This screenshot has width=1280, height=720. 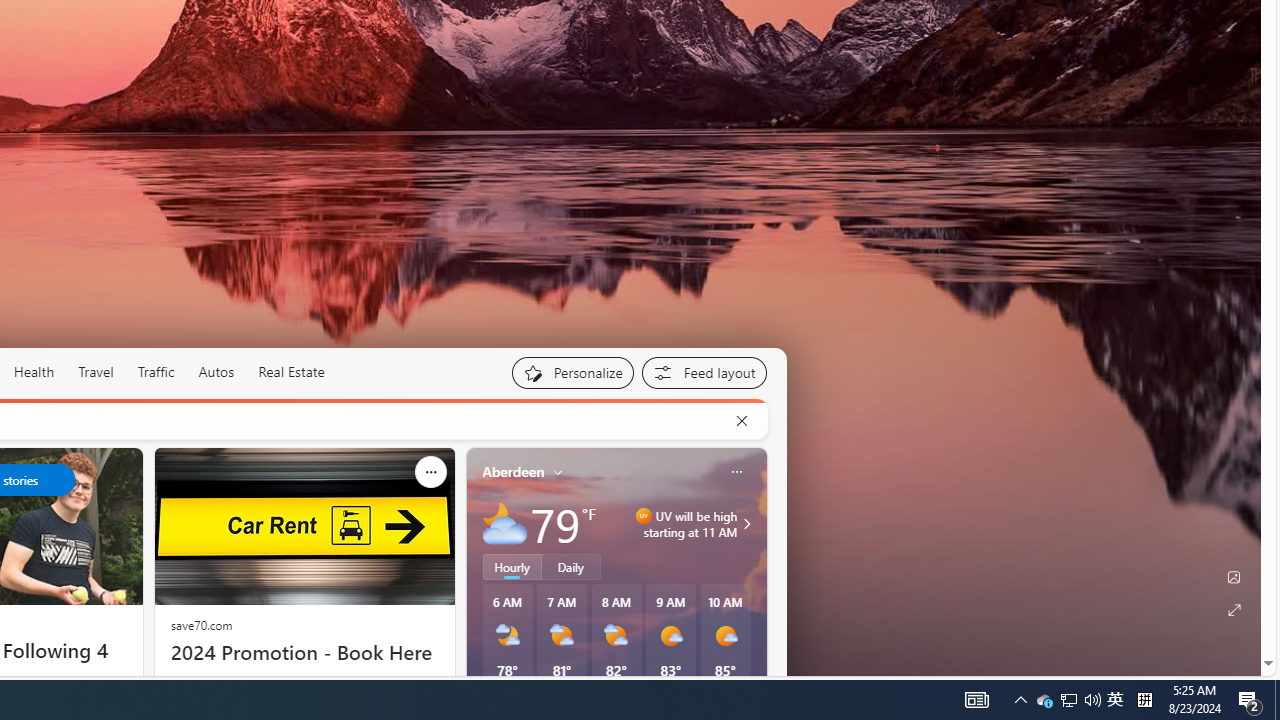 I want to click on 'Real Estate', so click(x=290, y=372).